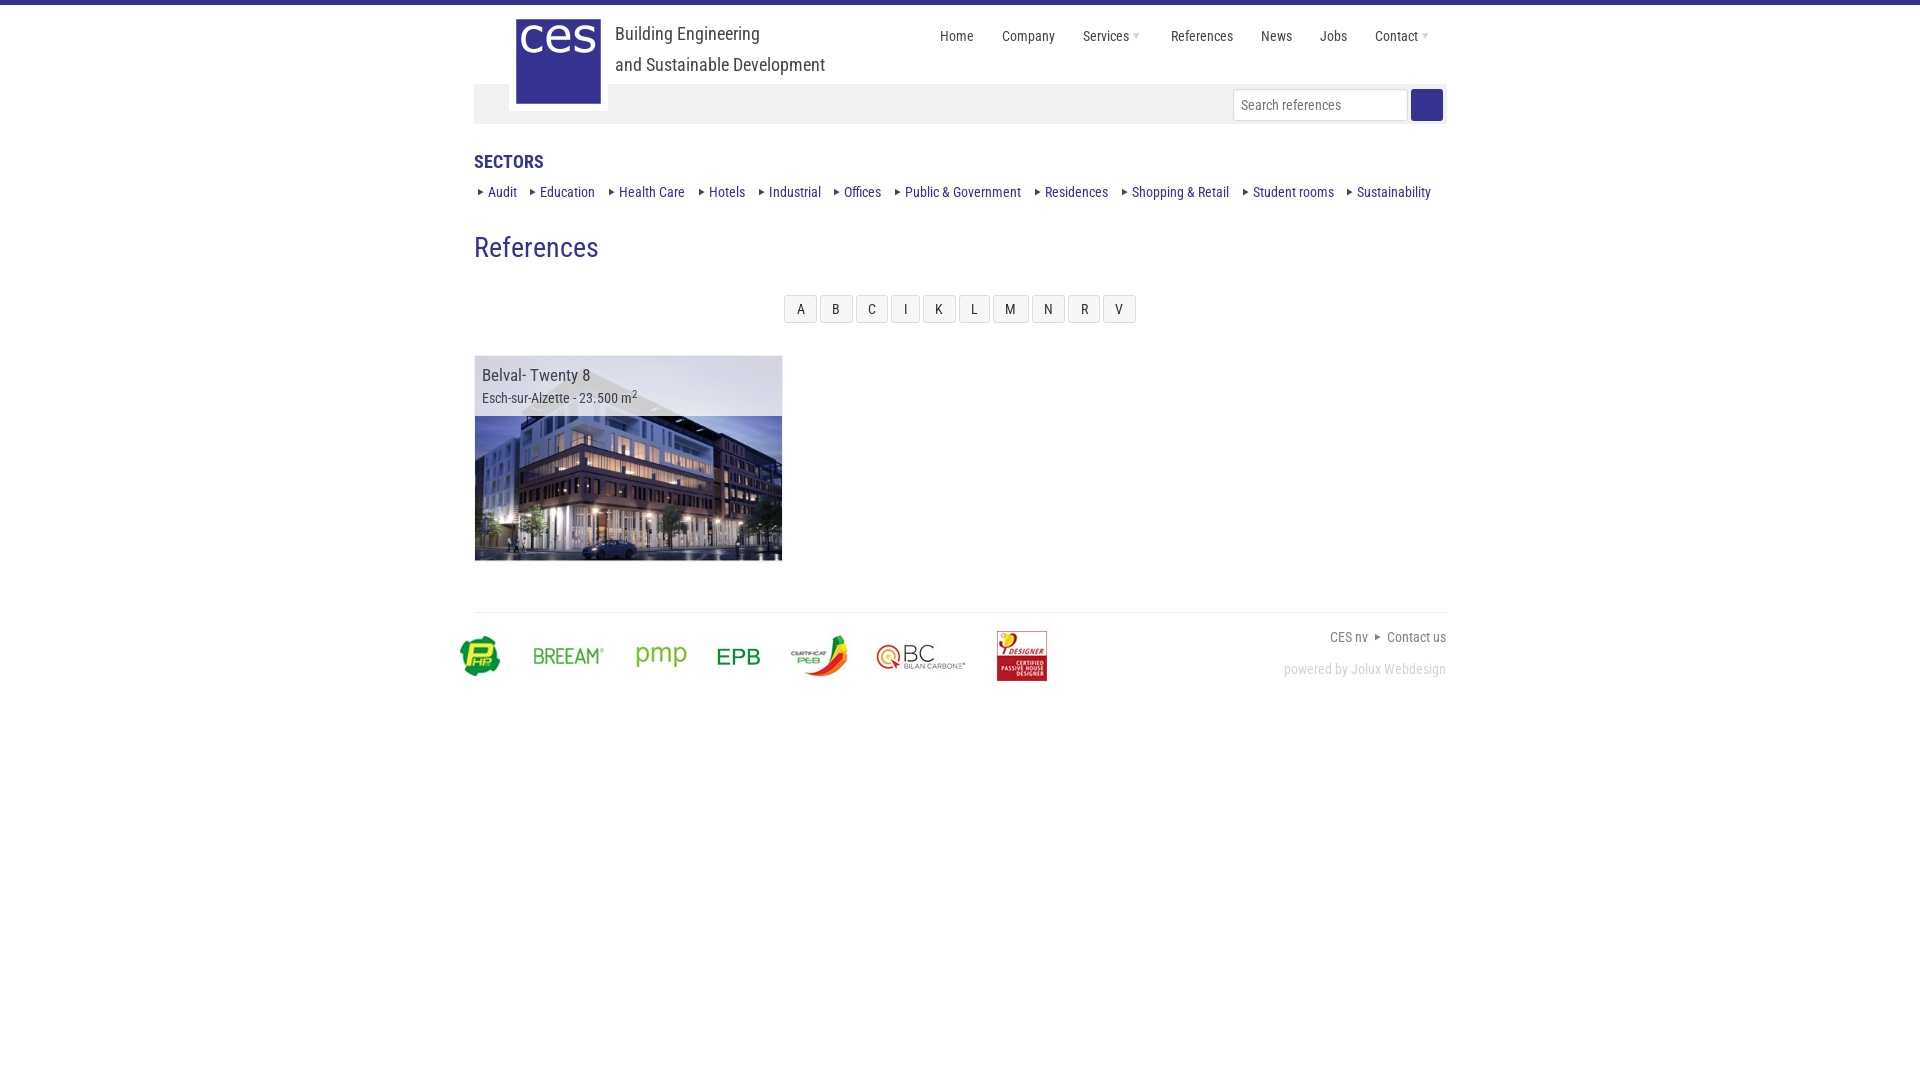  Describe the element at coordinates (1251, 192) in the screenshot. I see `'Student rooms'` at that location.